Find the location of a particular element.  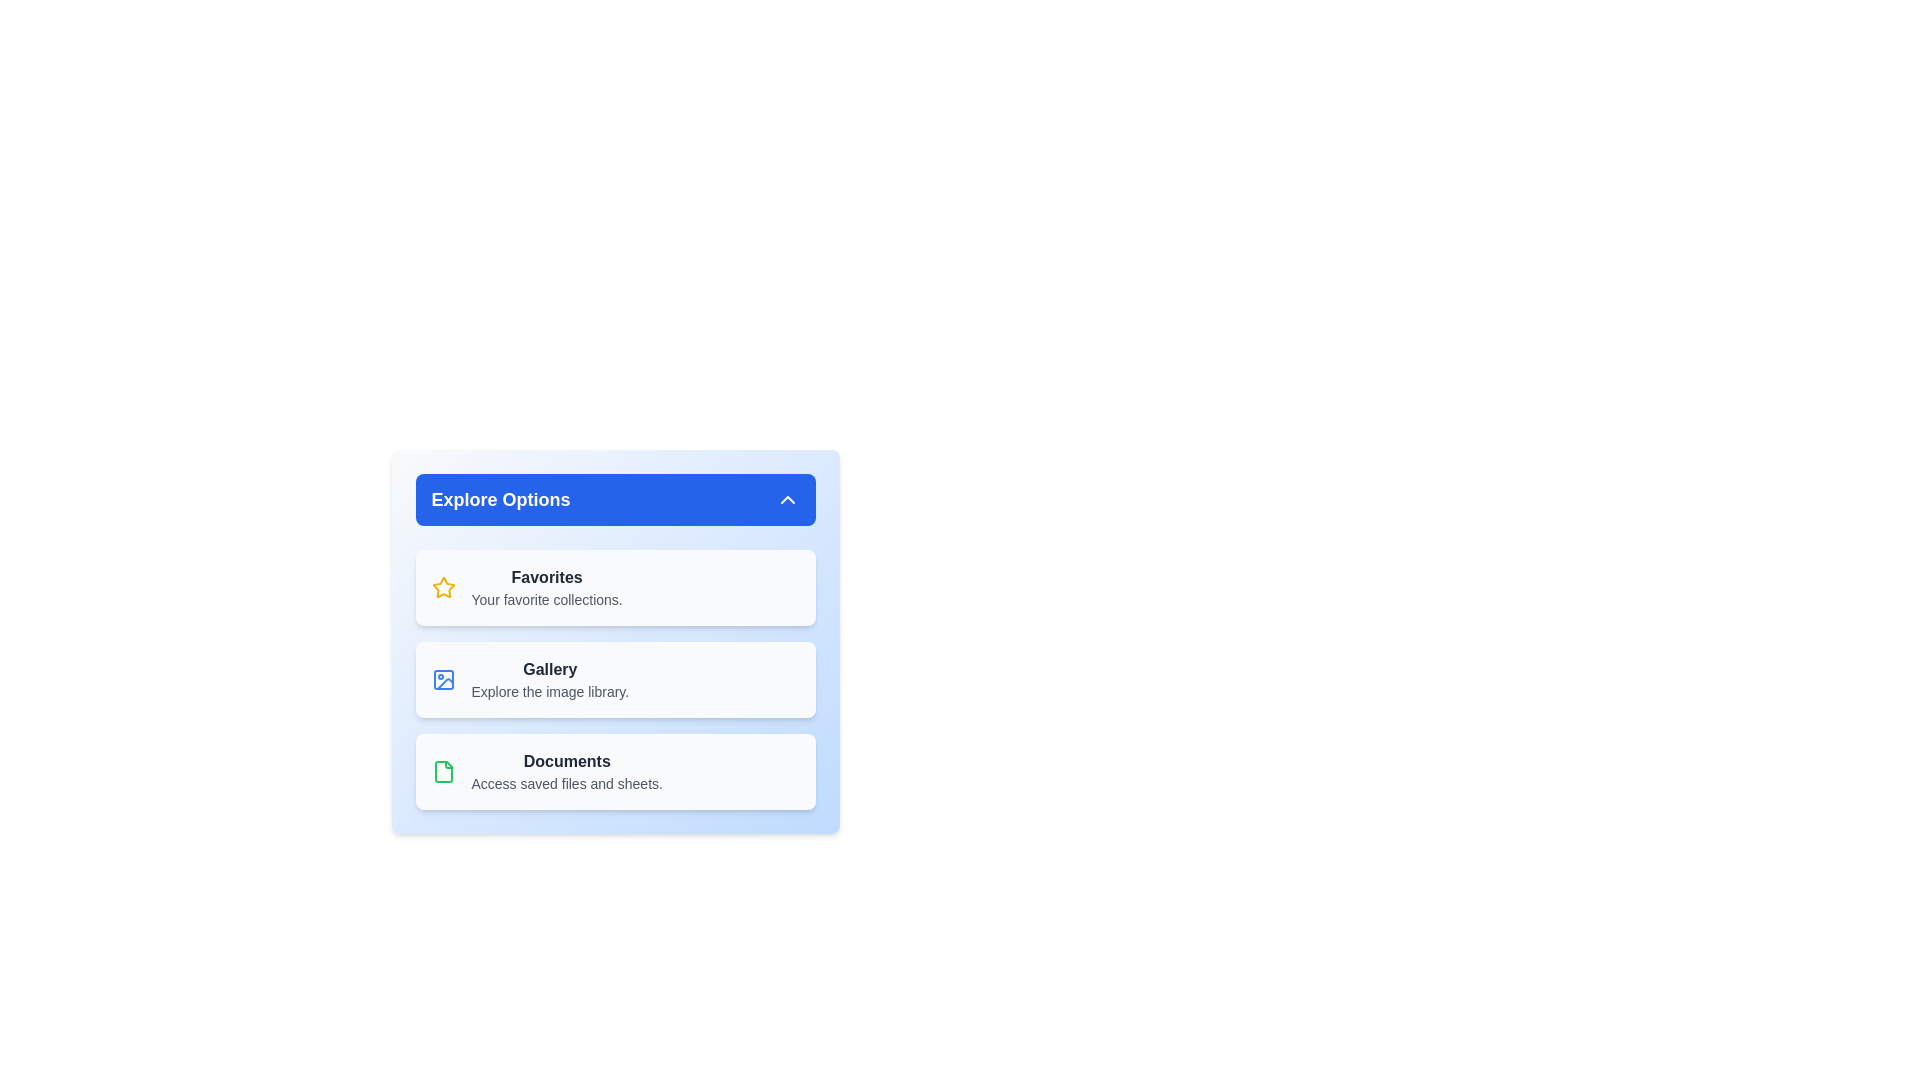

the golden-yellow star icon, which serves as the visual identifier for the 'Favorites' label in the navigation panel under 'Explore Options' is located at coordinates (442, 586).